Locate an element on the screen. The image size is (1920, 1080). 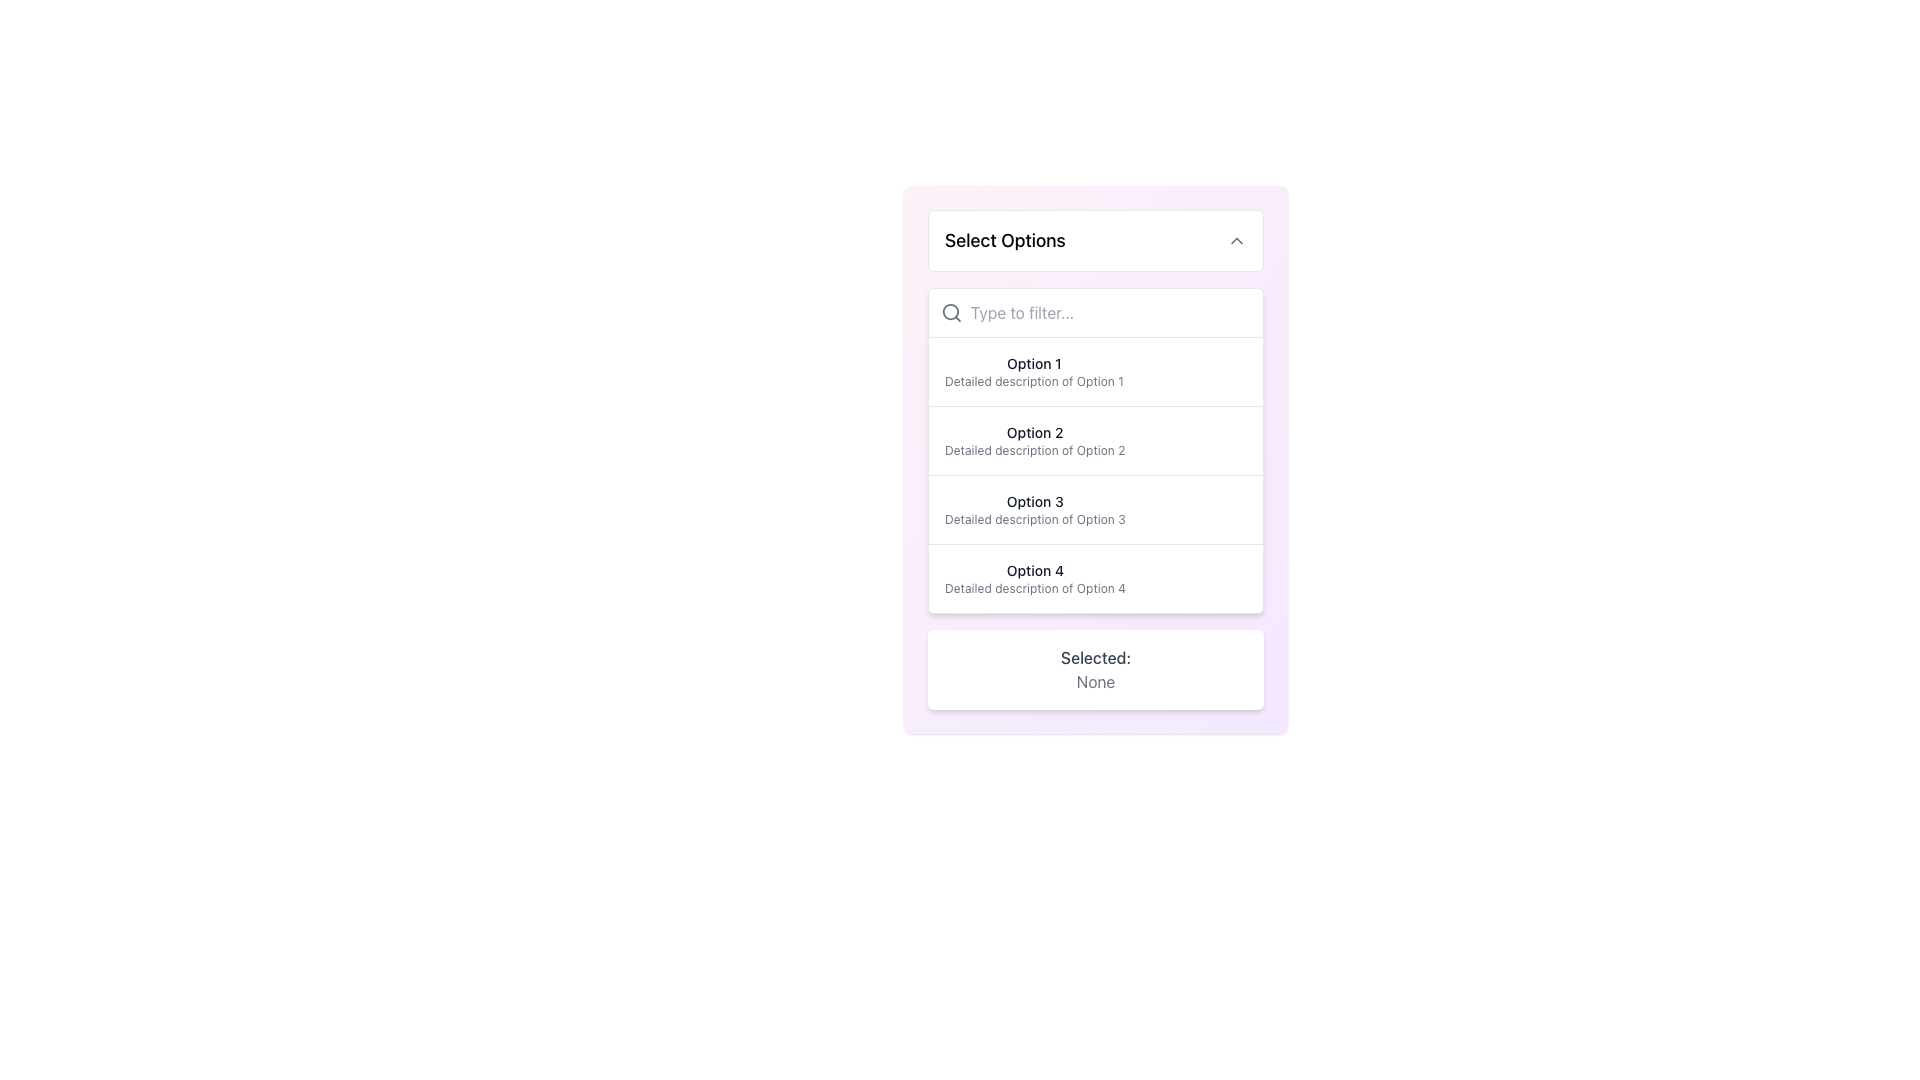
the List item displaying 'Option 3' is located at coordinates (1035, 508).